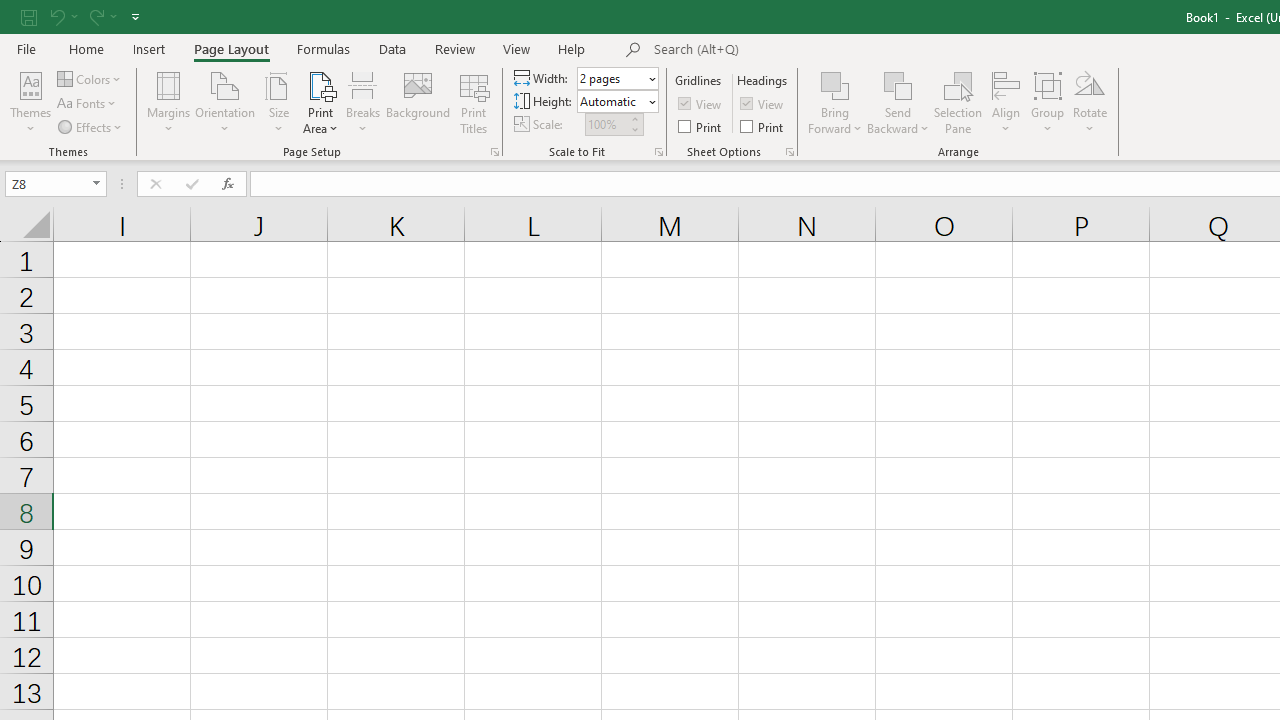  Describe the element at coordinates (362, 103) in the screenshot. I see `'Breaks'` at that location.